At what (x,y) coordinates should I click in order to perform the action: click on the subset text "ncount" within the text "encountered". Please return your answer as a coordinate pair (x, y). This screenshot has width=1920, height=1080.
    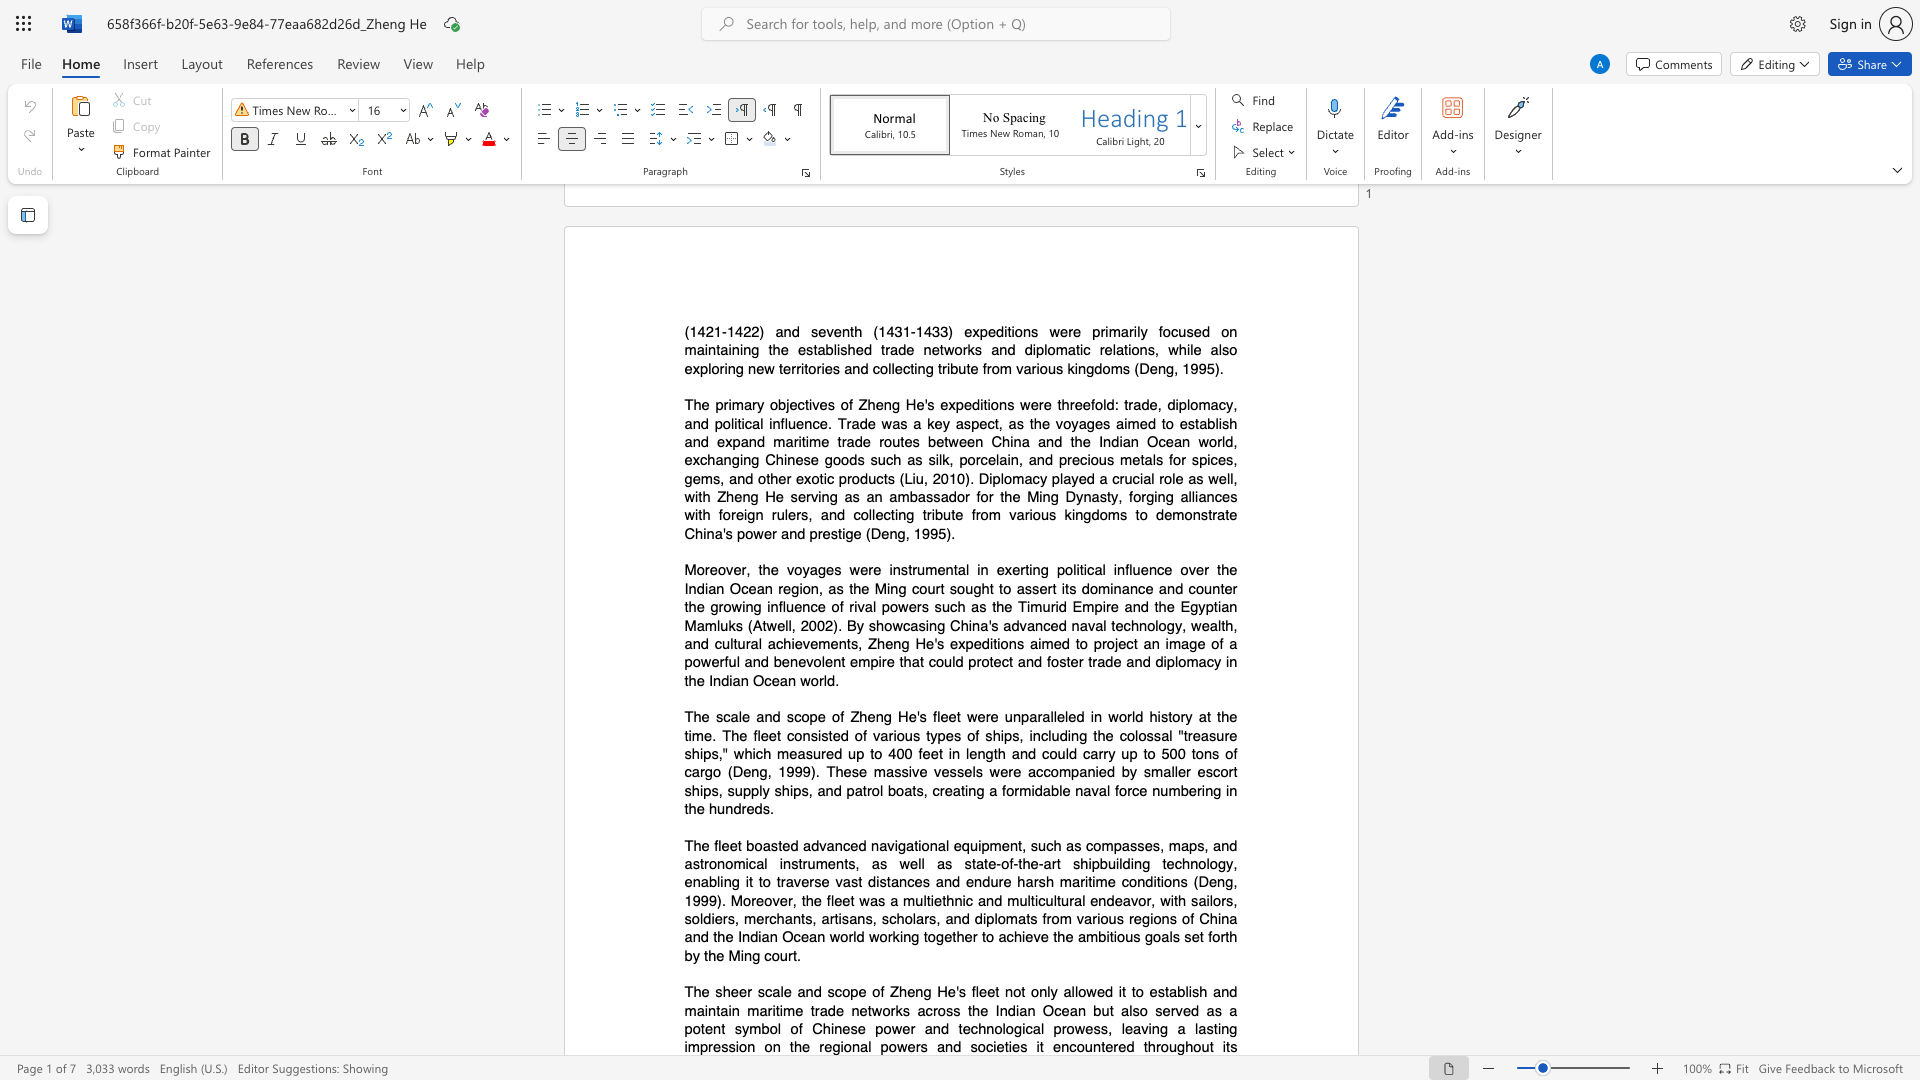
    Looking at the image, I should click on (1060, 1046).